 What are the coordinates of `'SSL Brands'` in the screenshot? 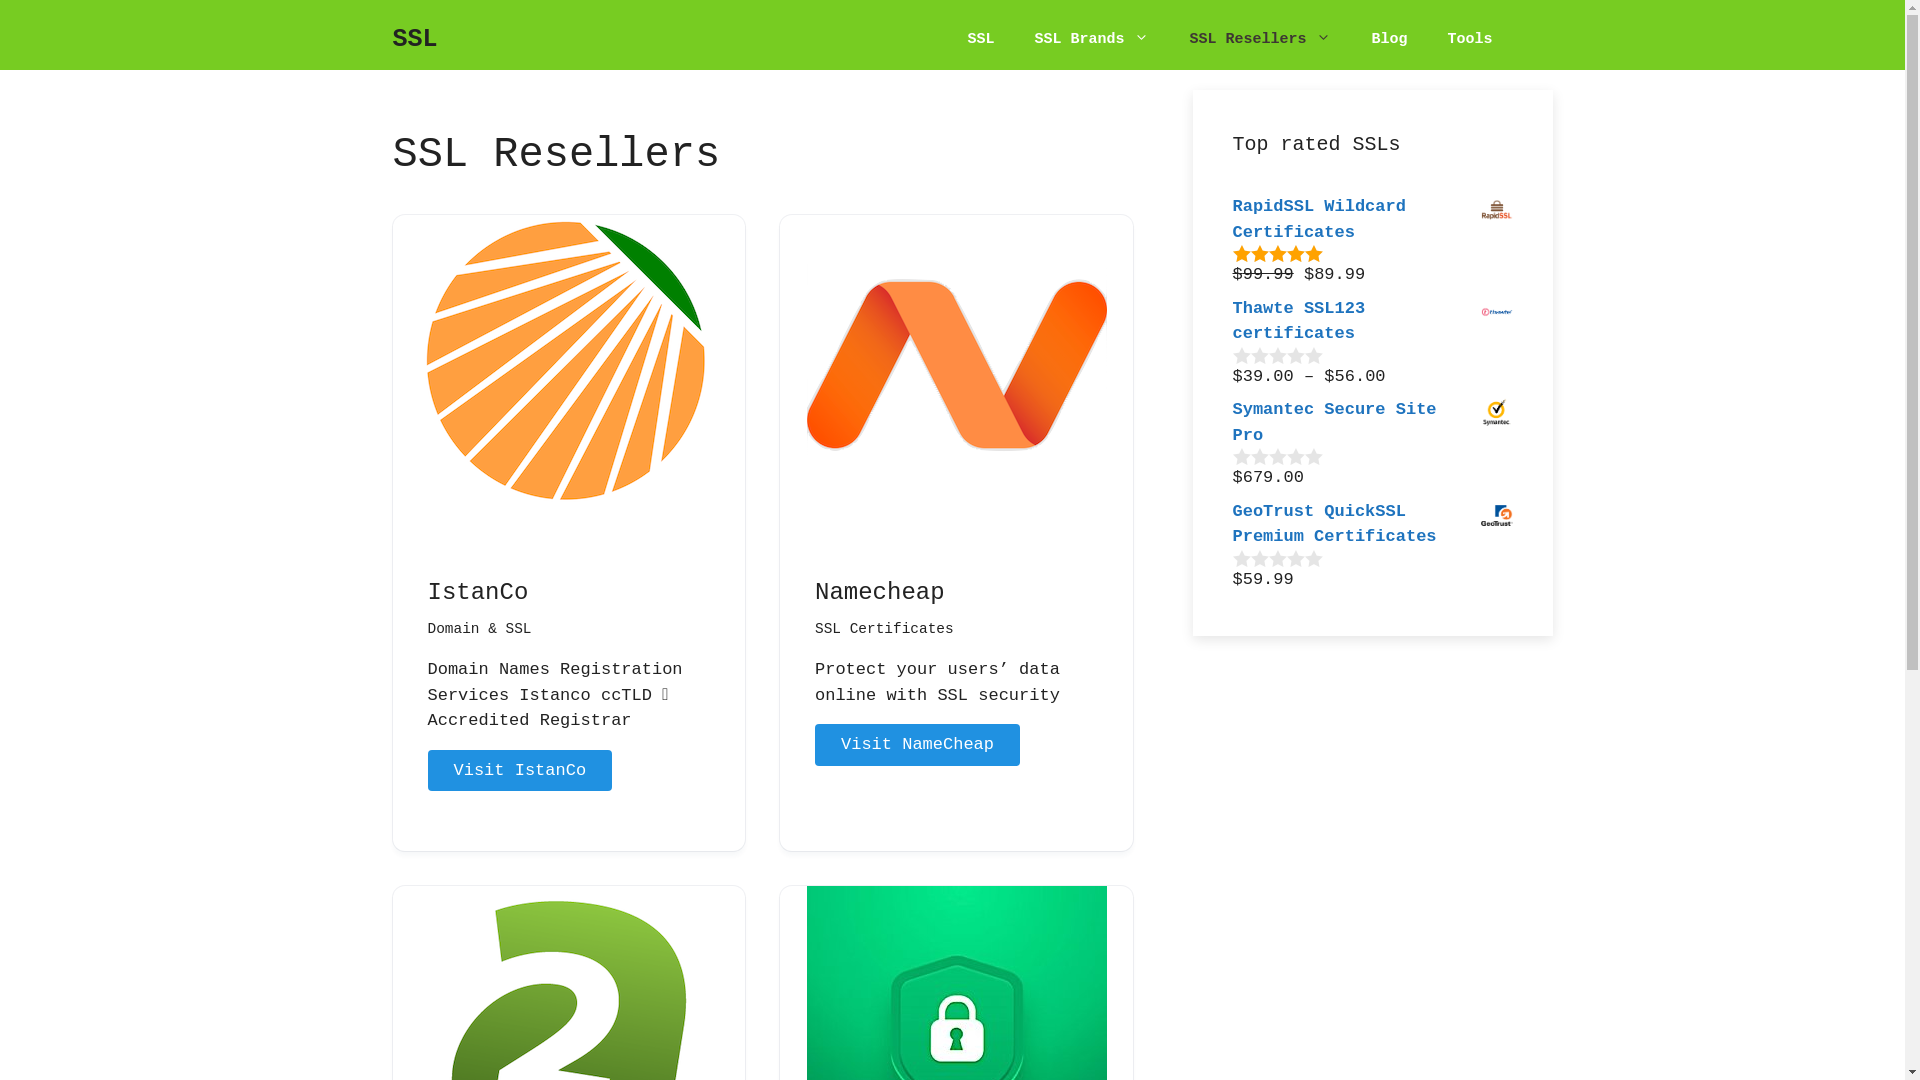 It's located at (1090, 39).